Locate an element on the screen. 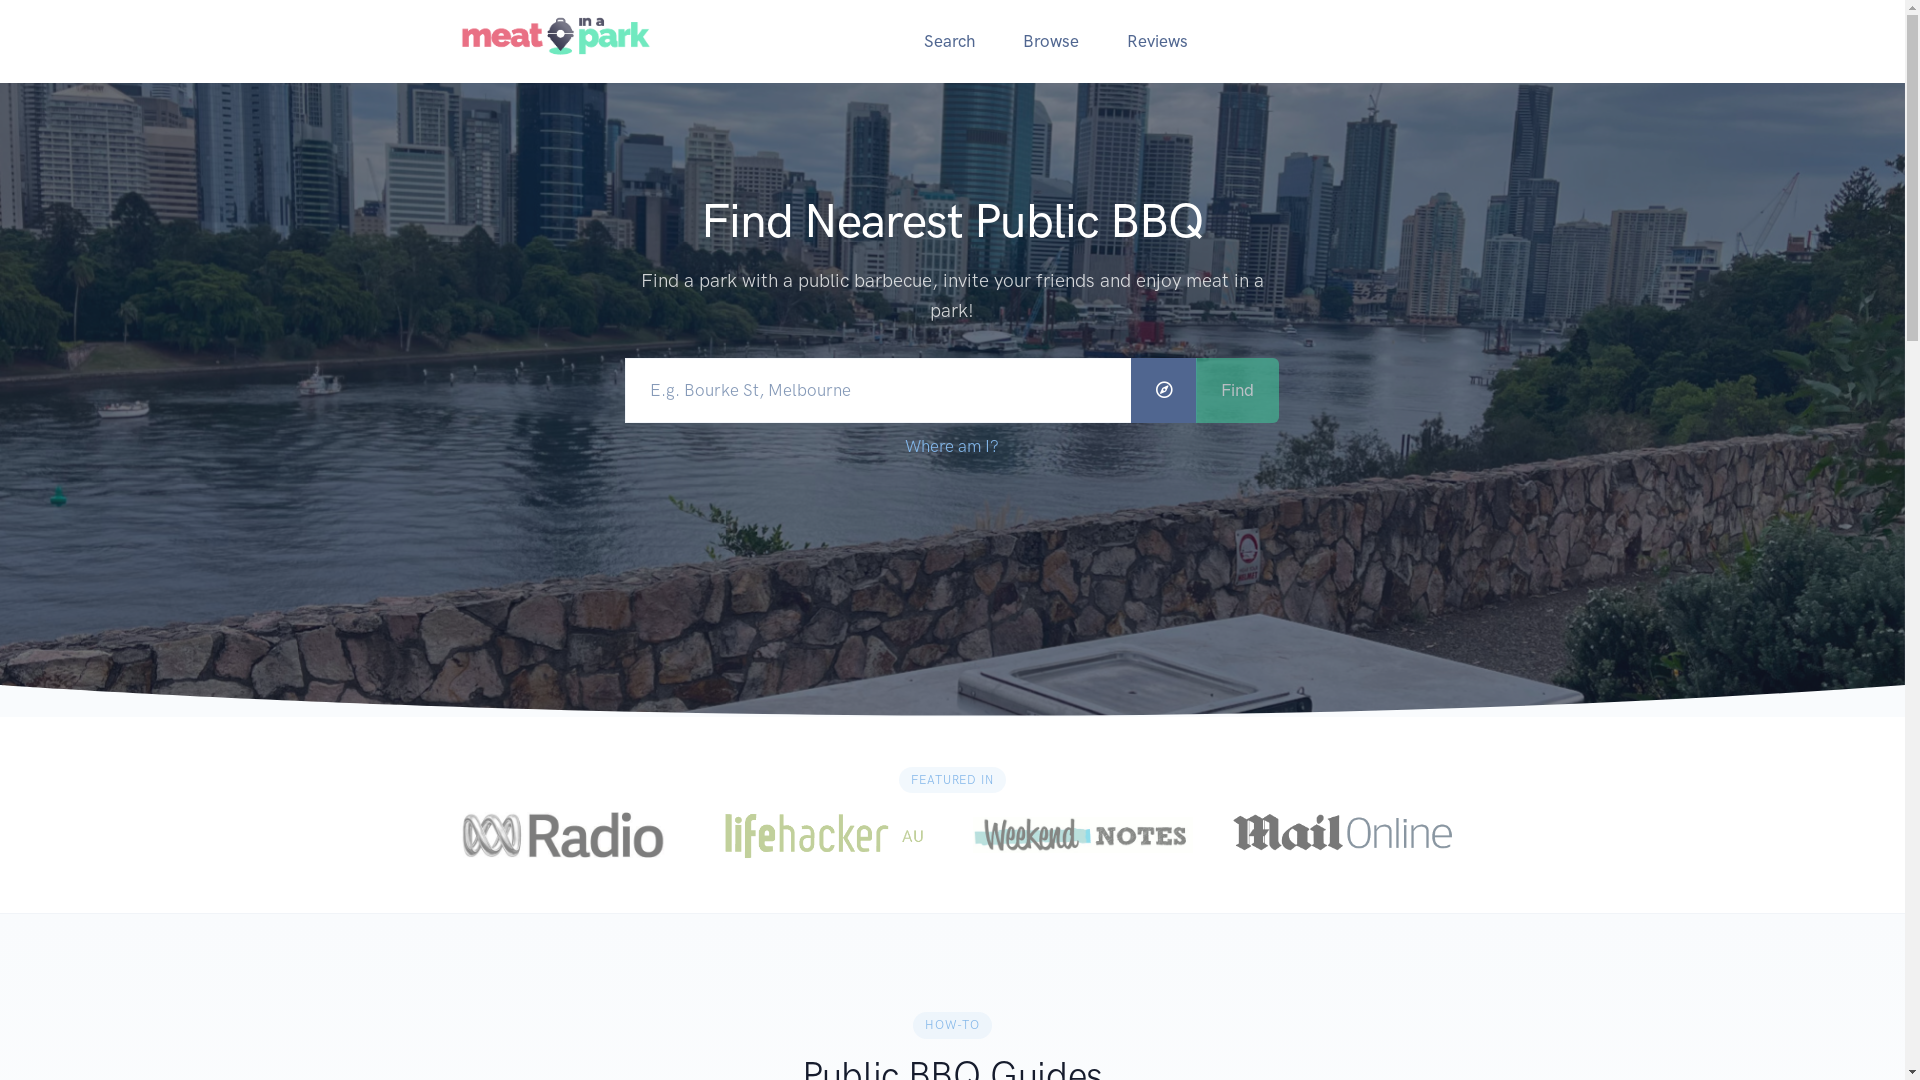  'Reviews' is located at coordinates (1156, 41).